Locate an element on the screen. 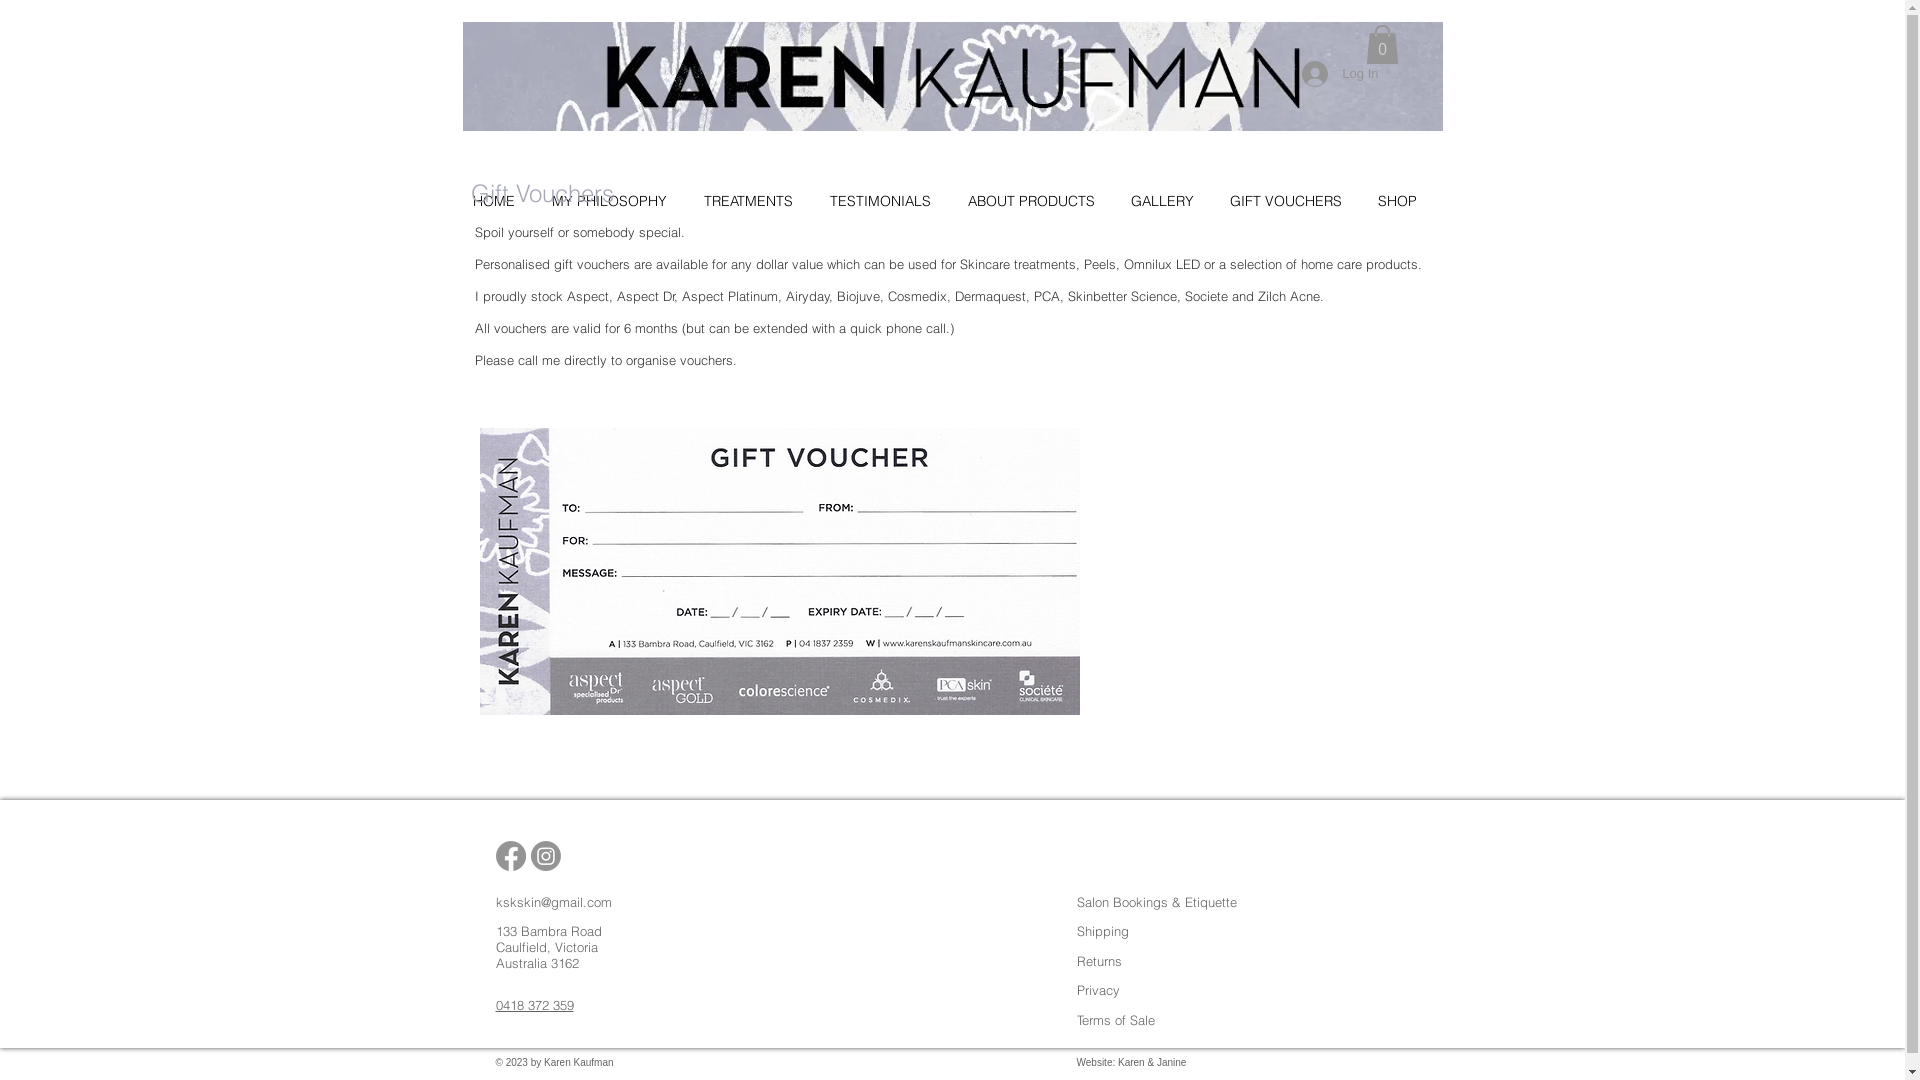  '0418 372 359' is located at coordinates (534, 1005).